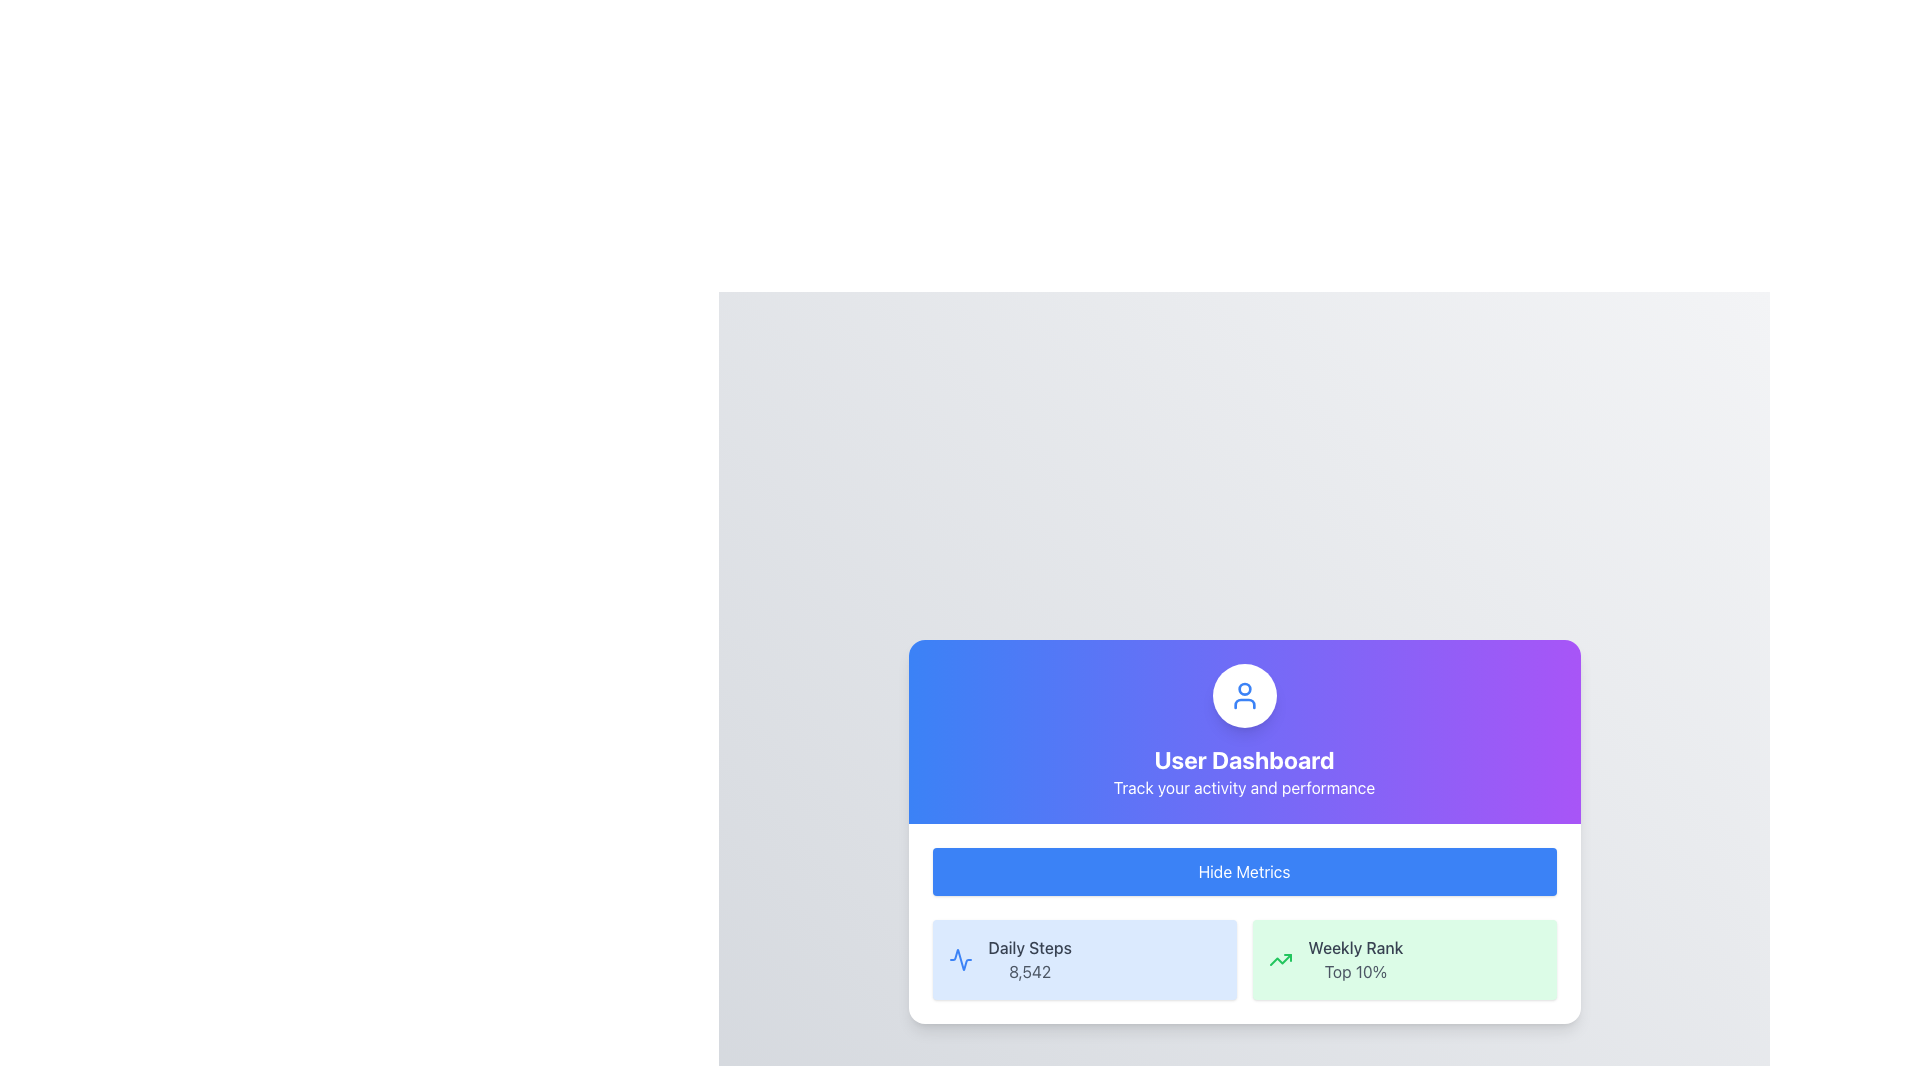  I want to click on the toggle visibility button located above the 'Daily Steps' and 'Weekly Rank' boxes, so click(1243, 870).